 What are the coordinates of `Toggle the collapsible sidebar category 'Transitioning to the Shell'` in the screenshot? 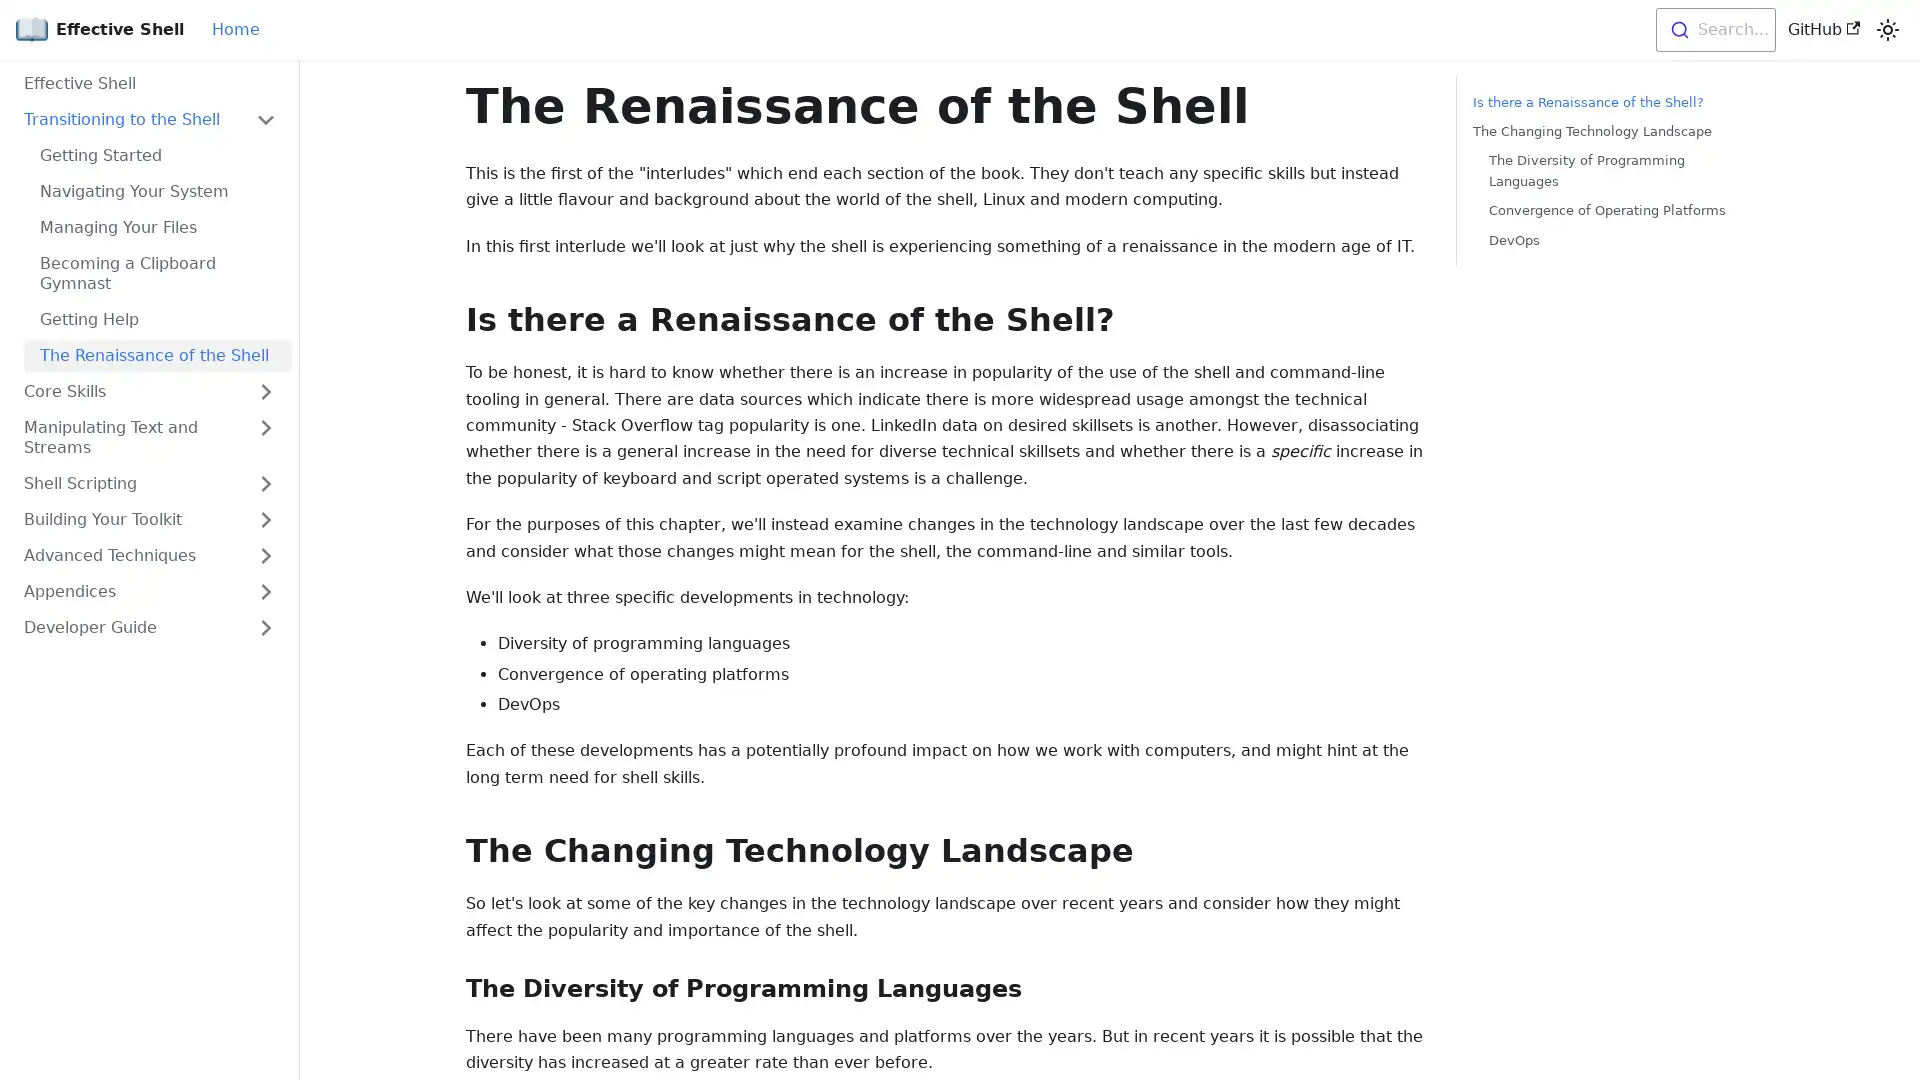 It's located at (264, 119).